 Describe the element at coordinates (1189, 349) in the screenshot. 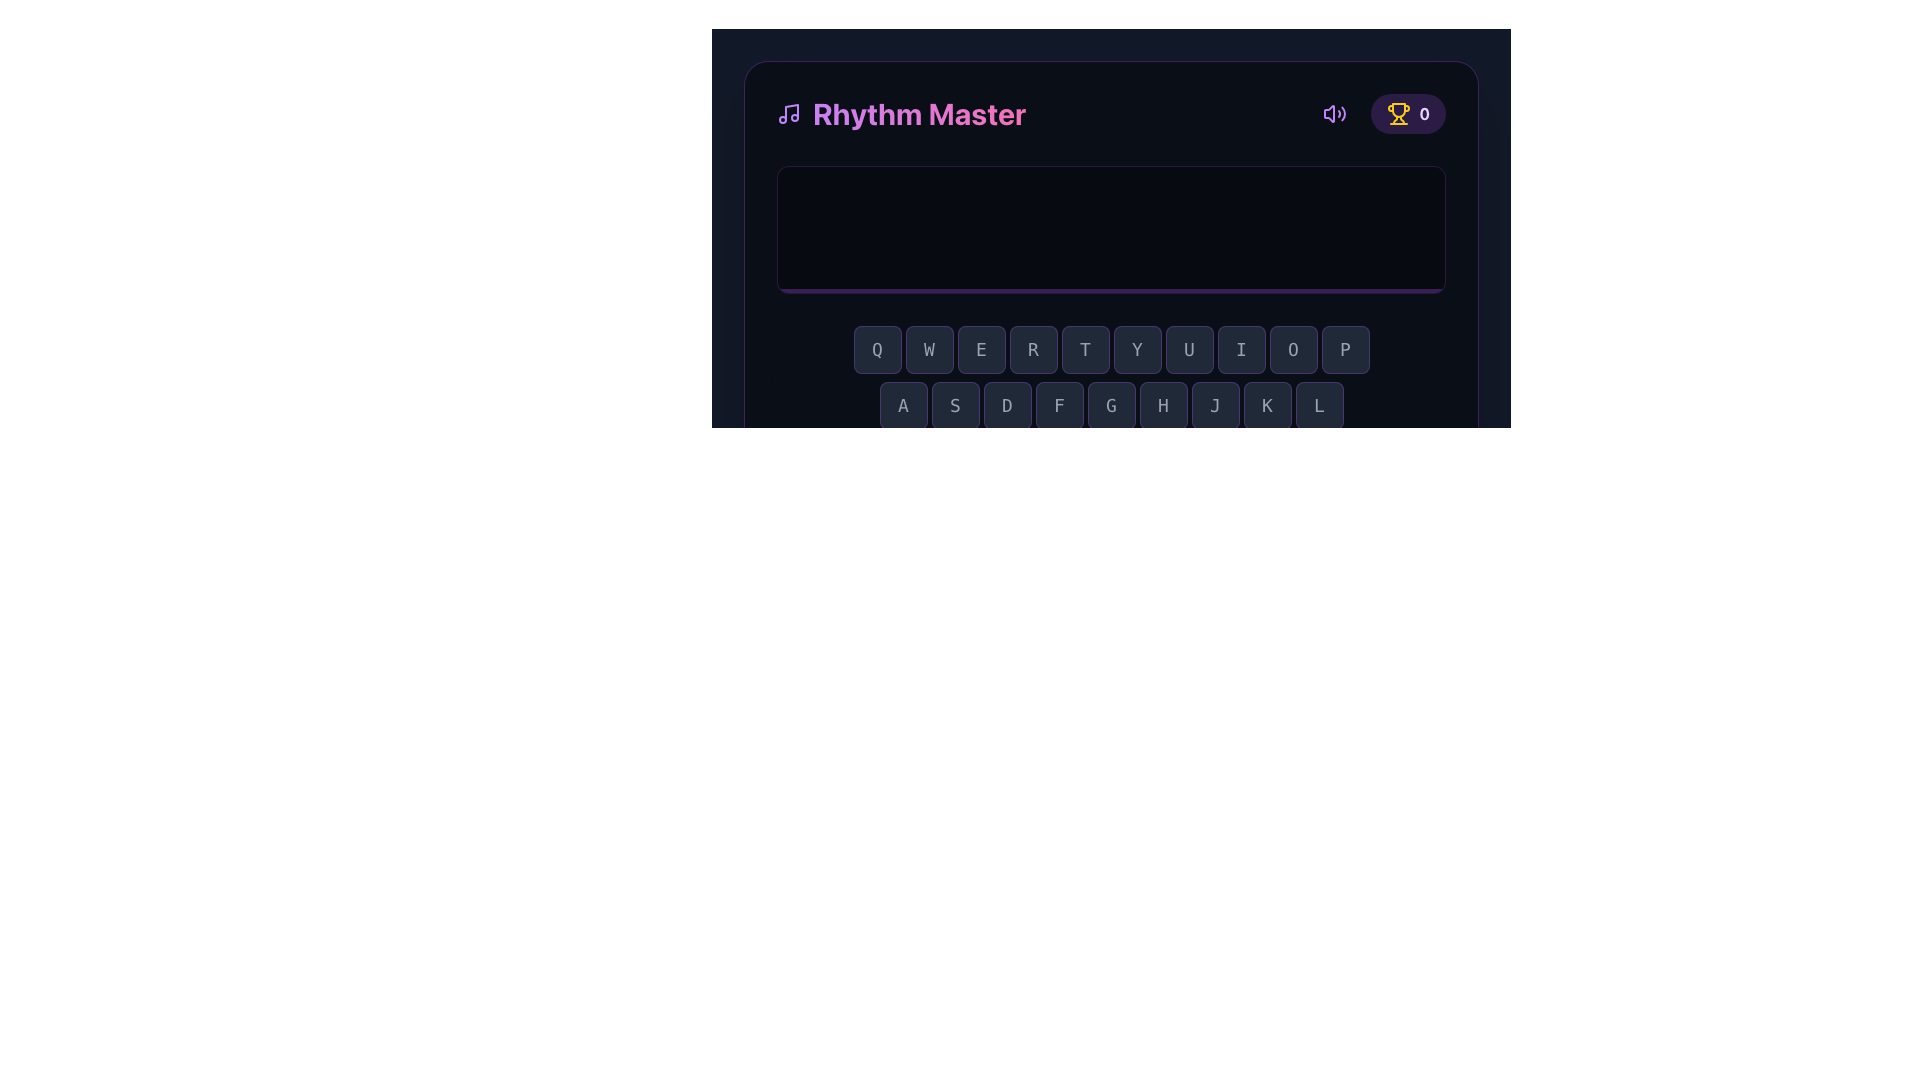

I see `the square button displaying the letter 'U' in light gray on a dark gray background, which is the seventh button in the keyboard-like arrangement of QWERTYUIOP, to input the character 'U'` at that location.